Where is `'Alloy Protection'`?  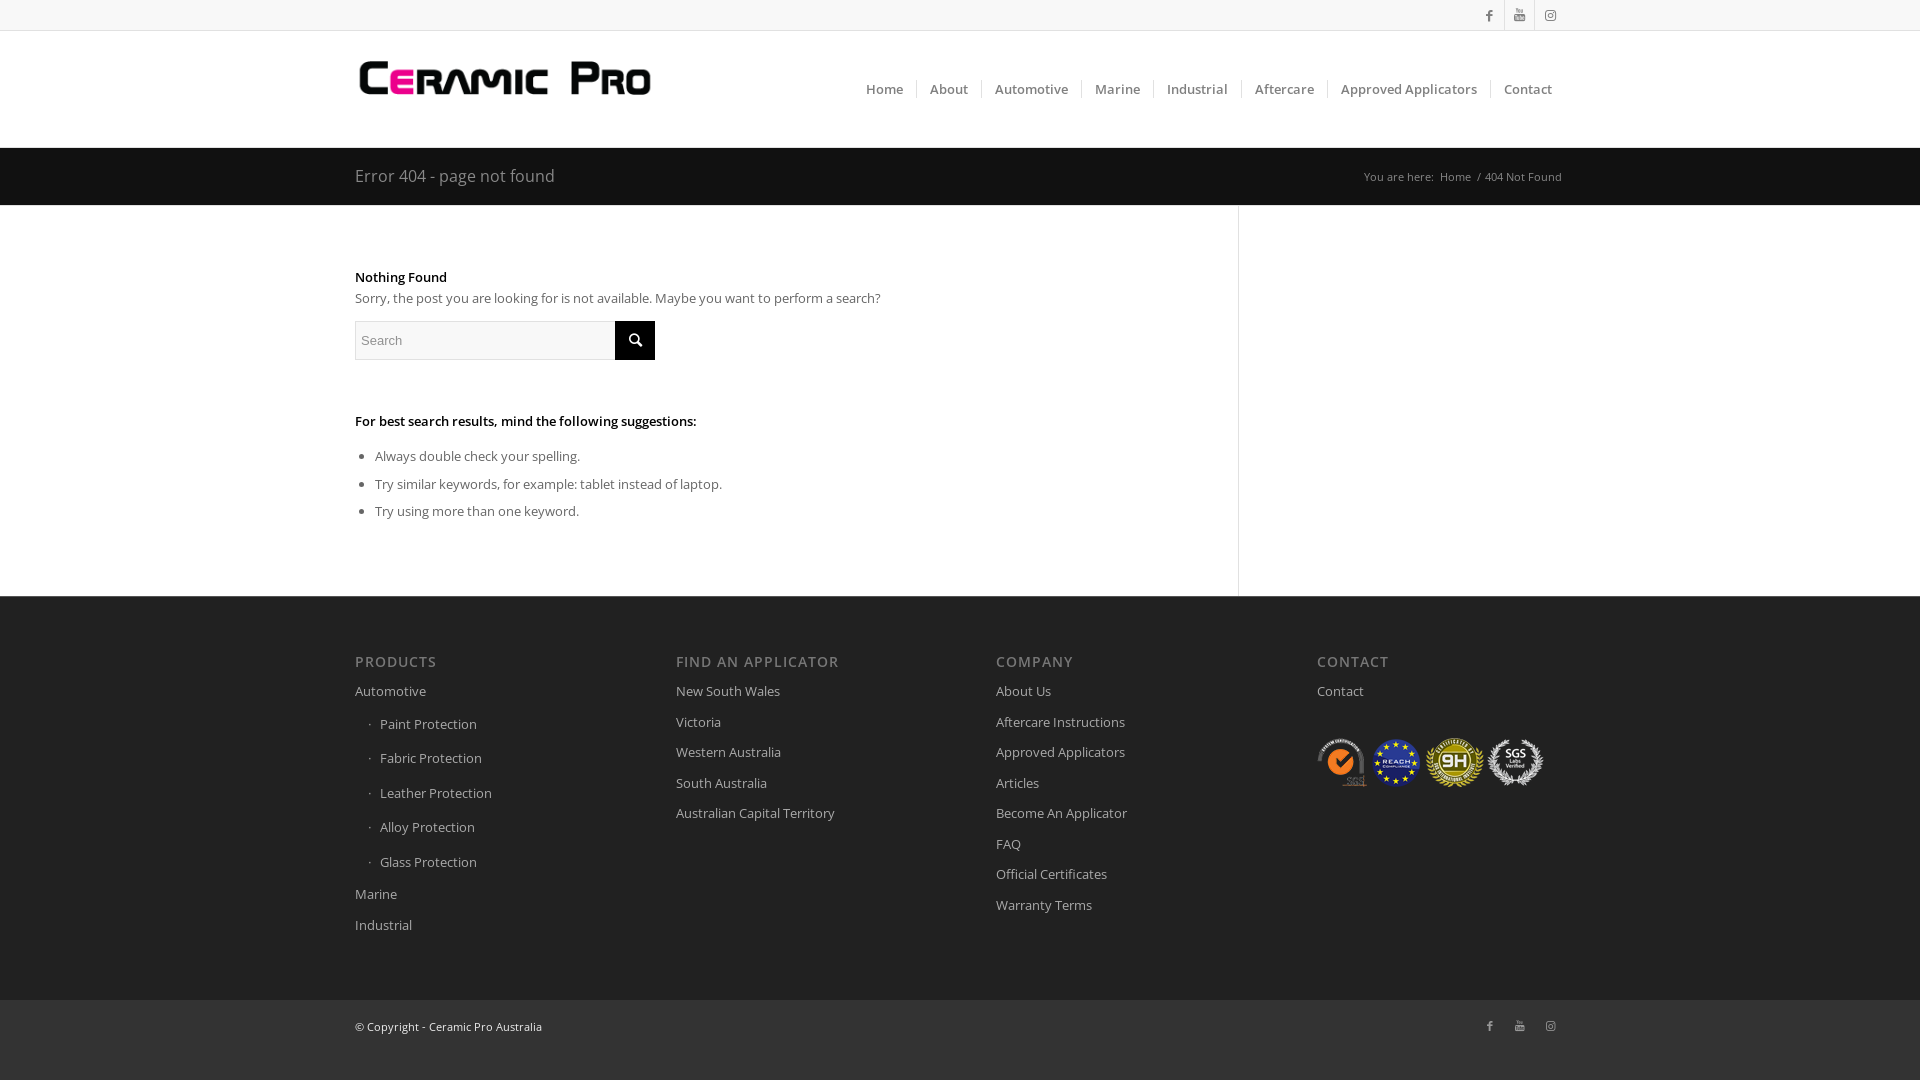 'Alloy Protection' is located at coordinates (485, 828).